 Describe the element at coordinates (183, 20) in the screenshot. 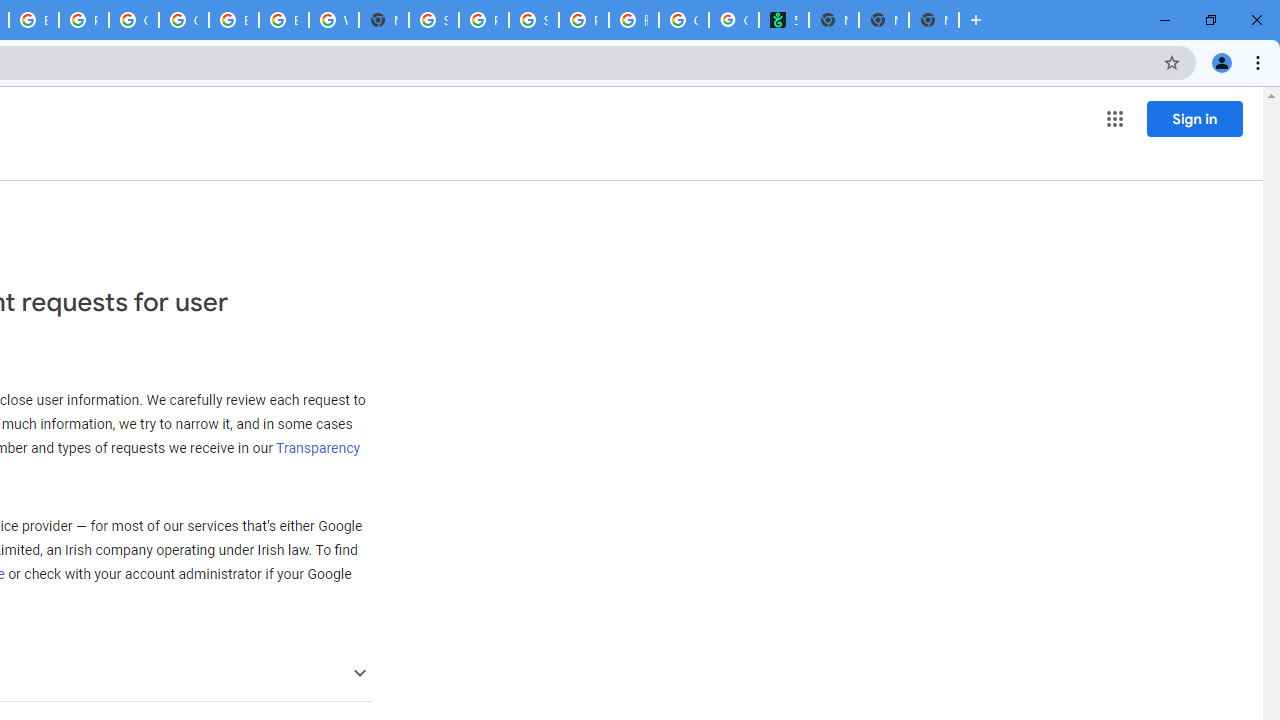

I see `'Google Cloud Platform'` at that location.